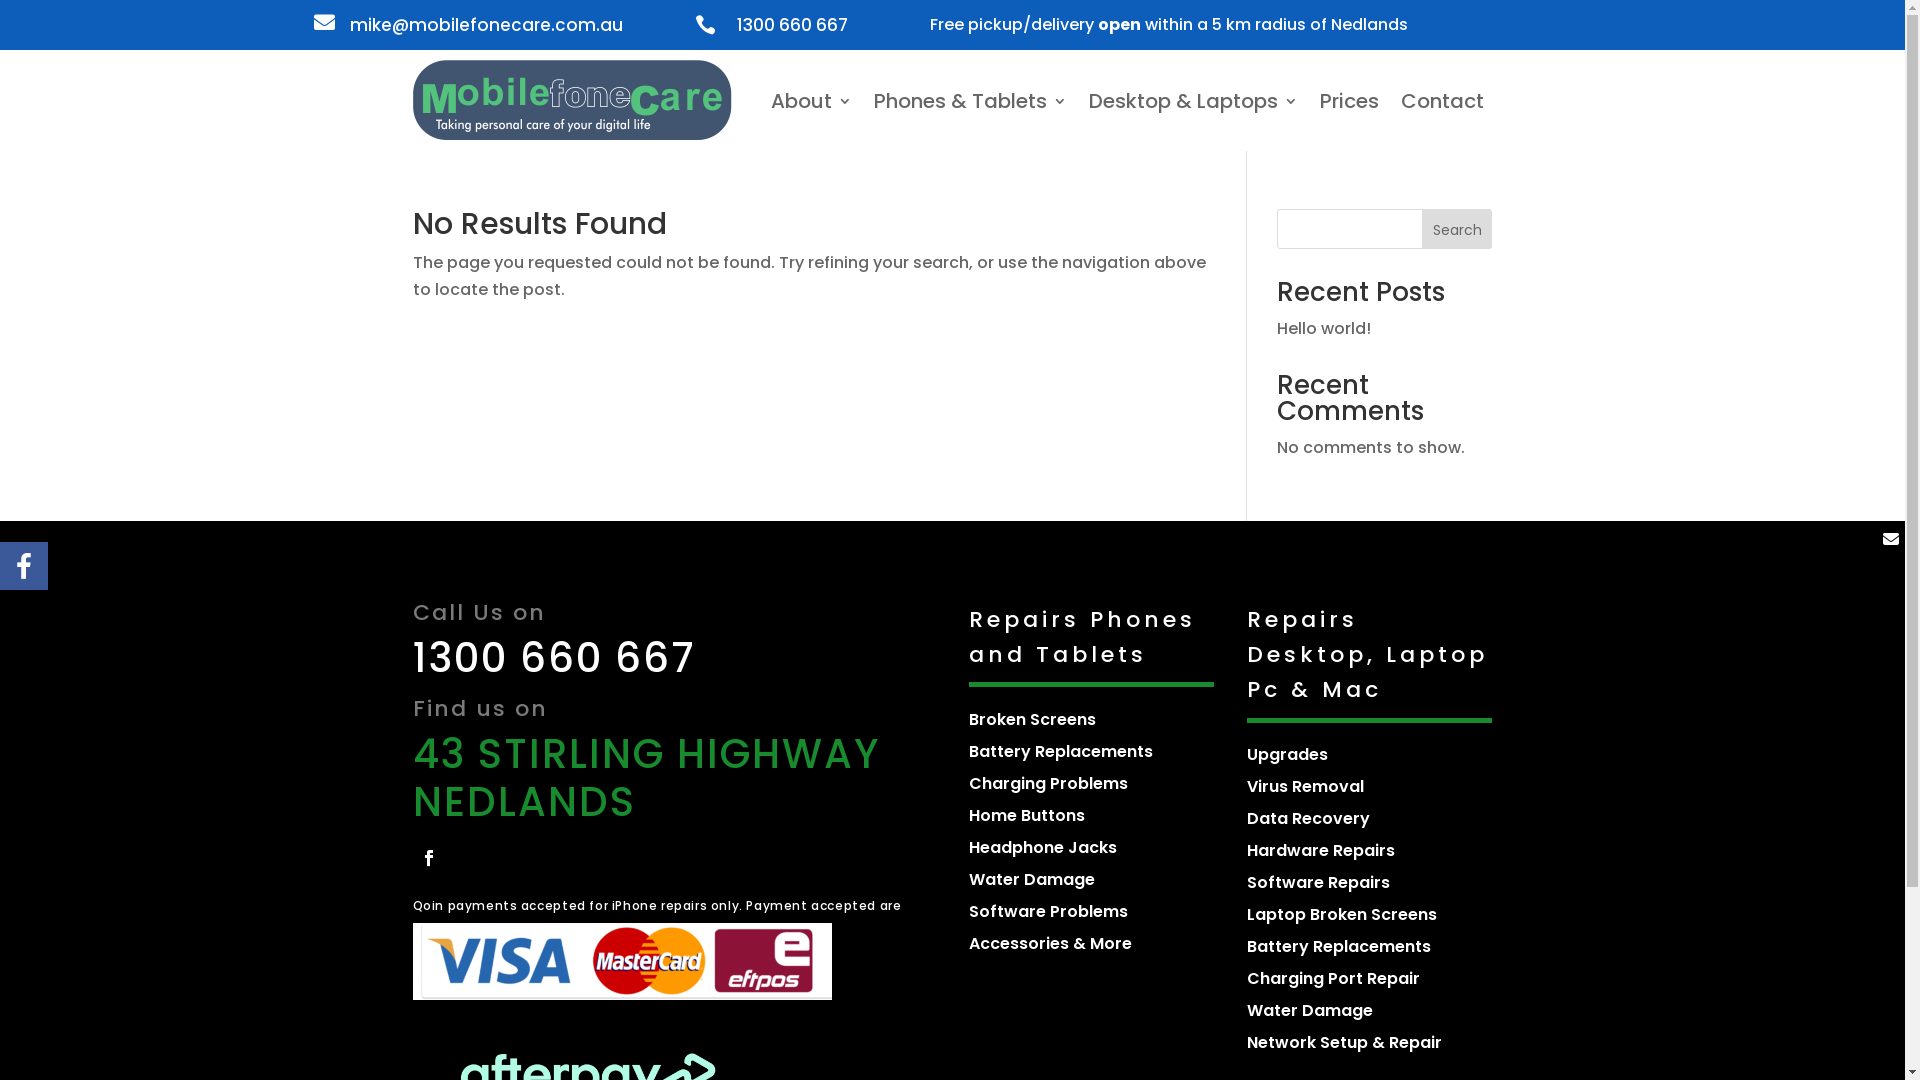 The image size is (1920, 1080). I want to click on 'Water Damage', so click(1032, 878).